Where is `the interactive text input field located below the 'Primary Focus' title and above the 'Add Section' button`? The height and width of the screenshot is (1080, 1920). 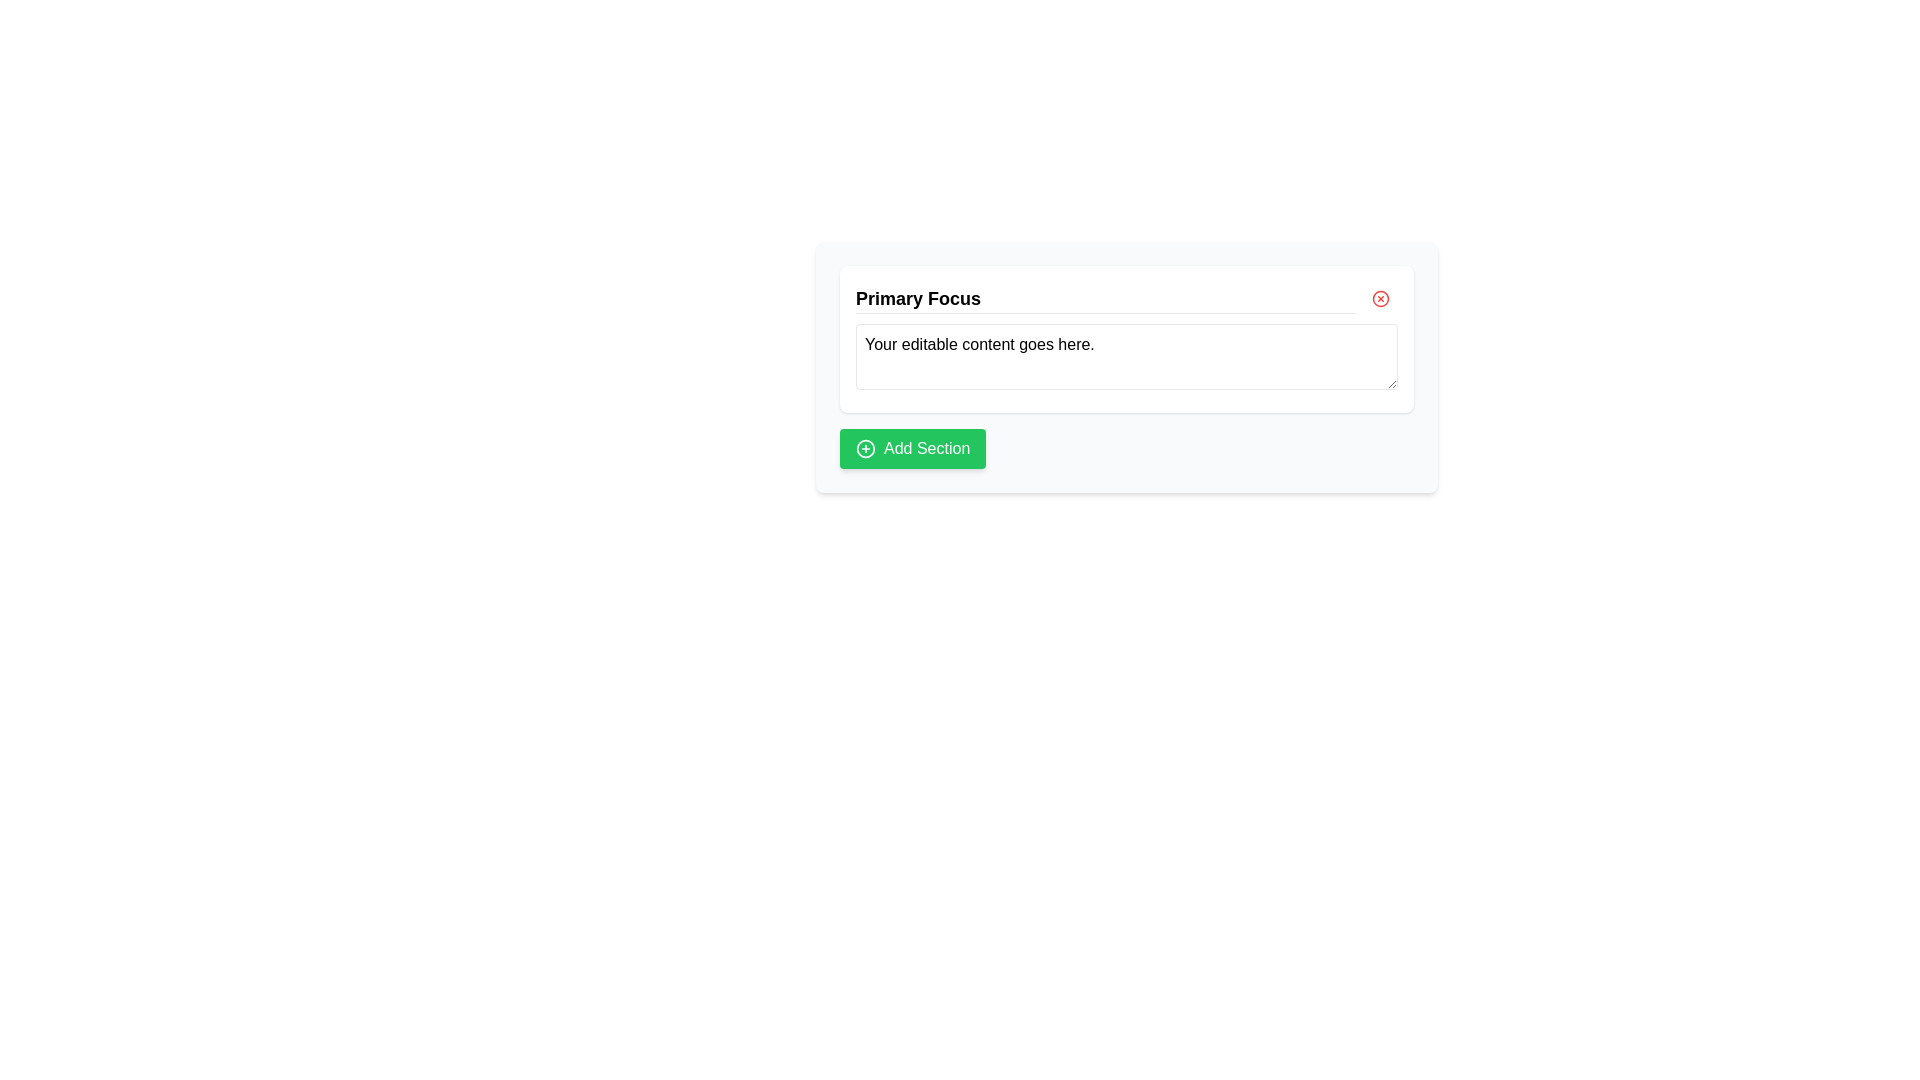 the interactive text input field located below the 'Primary Focus' title and above the 'Add Section' button is located at coordinates (1127, 366).